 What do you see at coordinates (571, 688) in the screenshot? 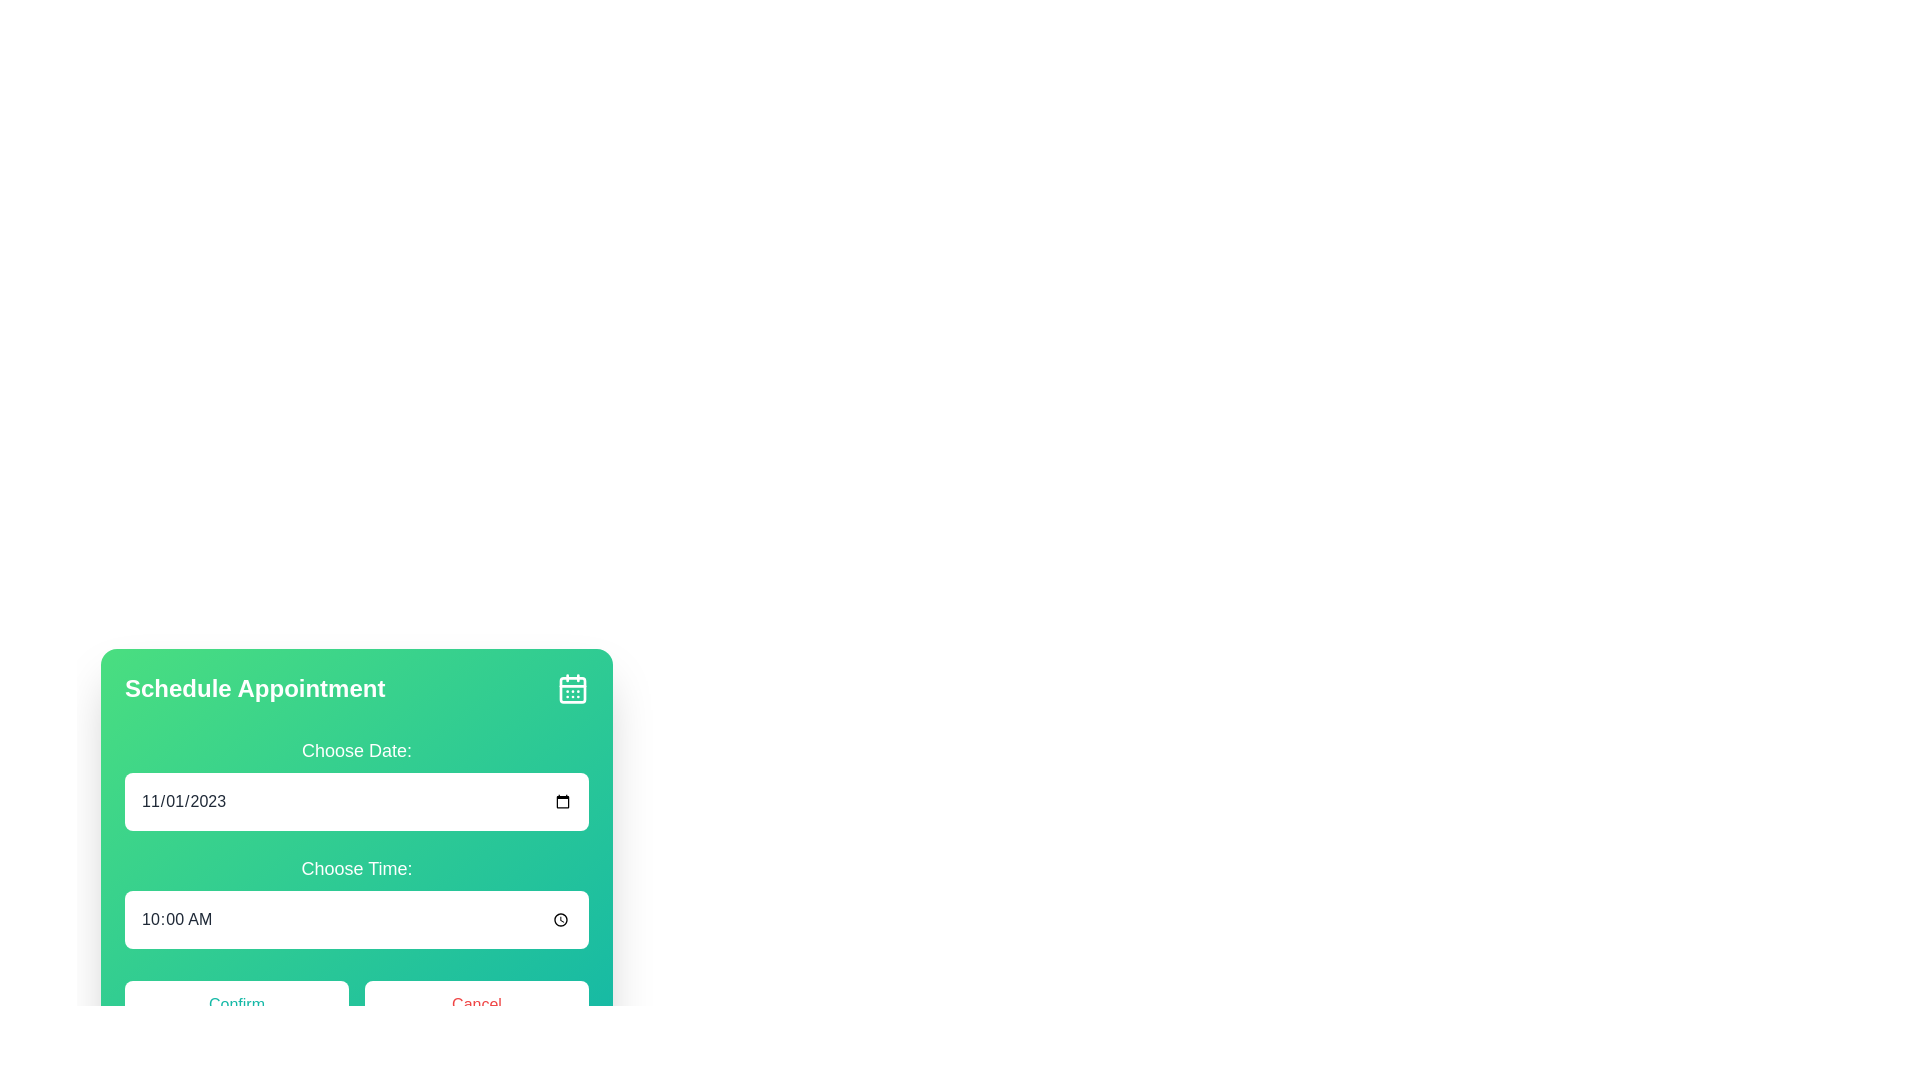
I see `the calendar icon with a minimalistic design, featuring an outline and small dots, located at the top-right corner of the 'Schedule Appointment' section` at bounding box center [571, 688].